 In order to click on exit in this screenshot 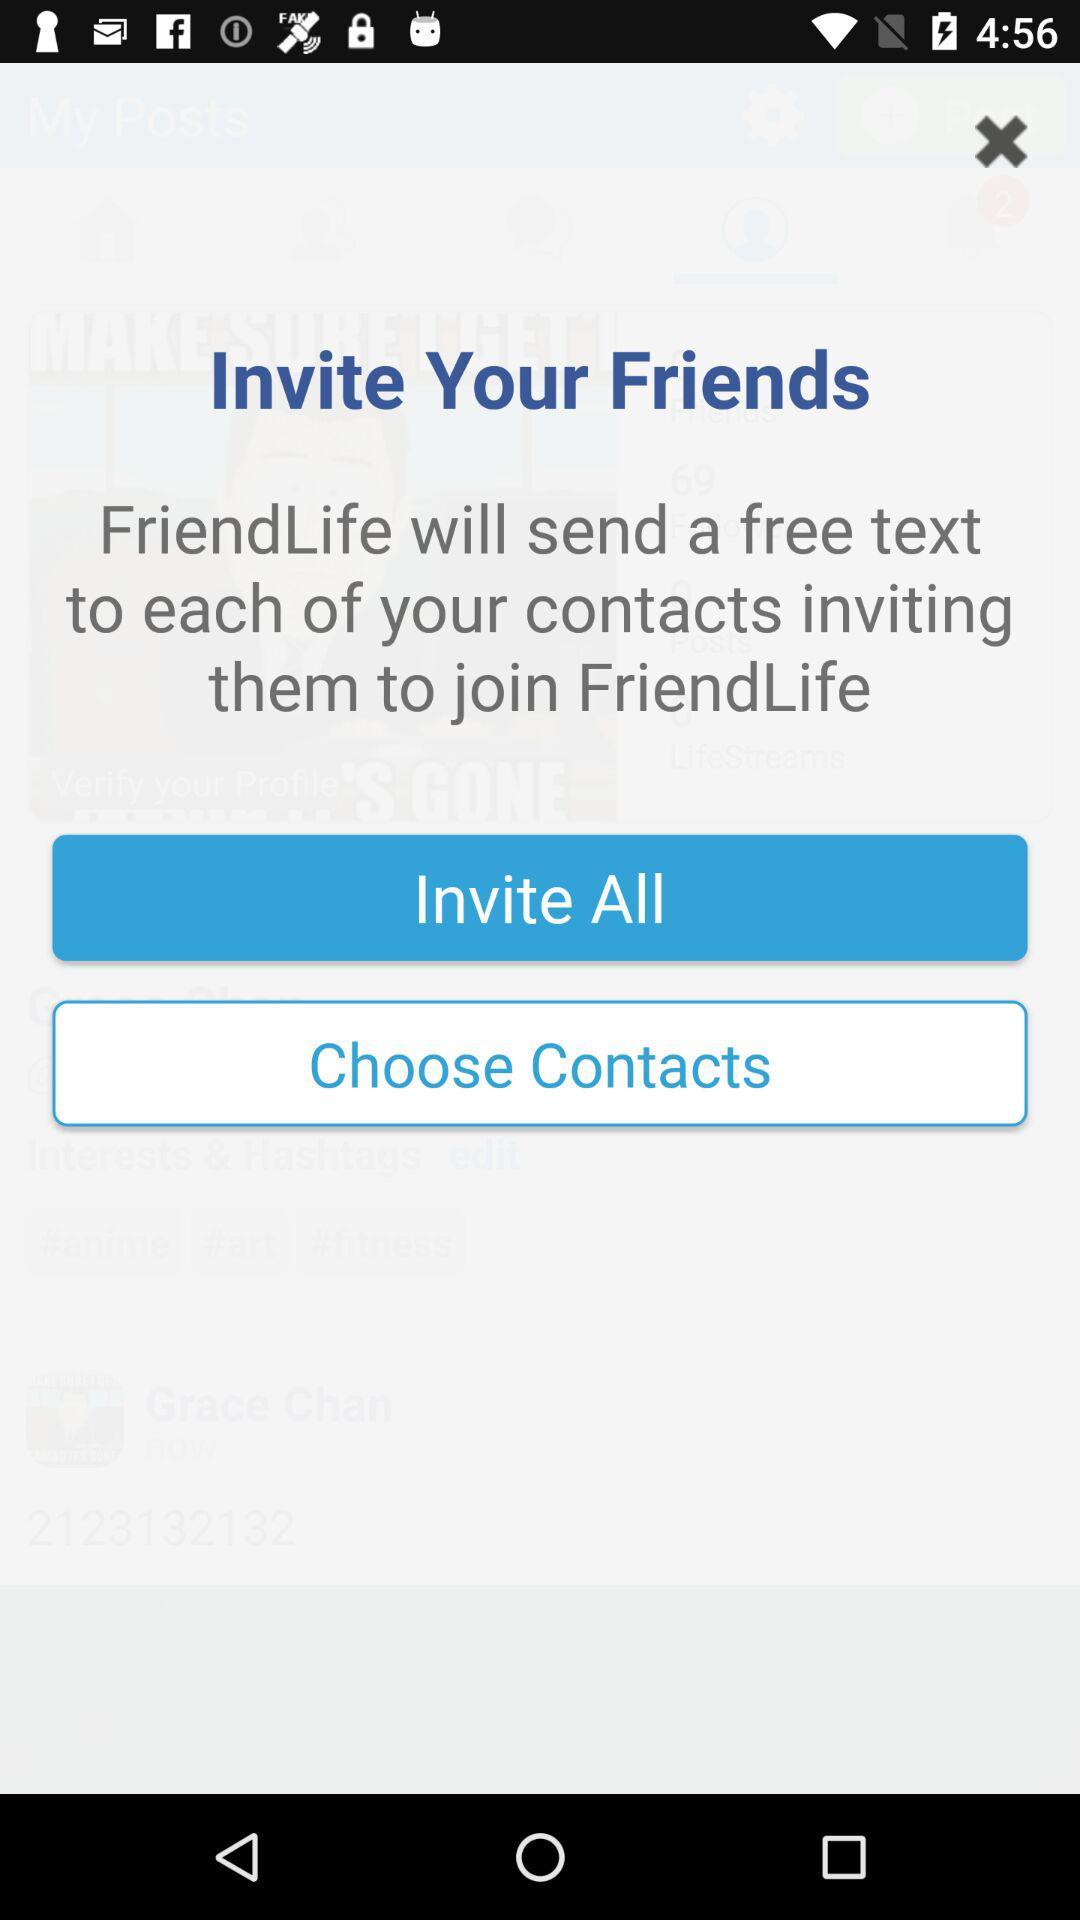, I will do `click(1001, 140)`.